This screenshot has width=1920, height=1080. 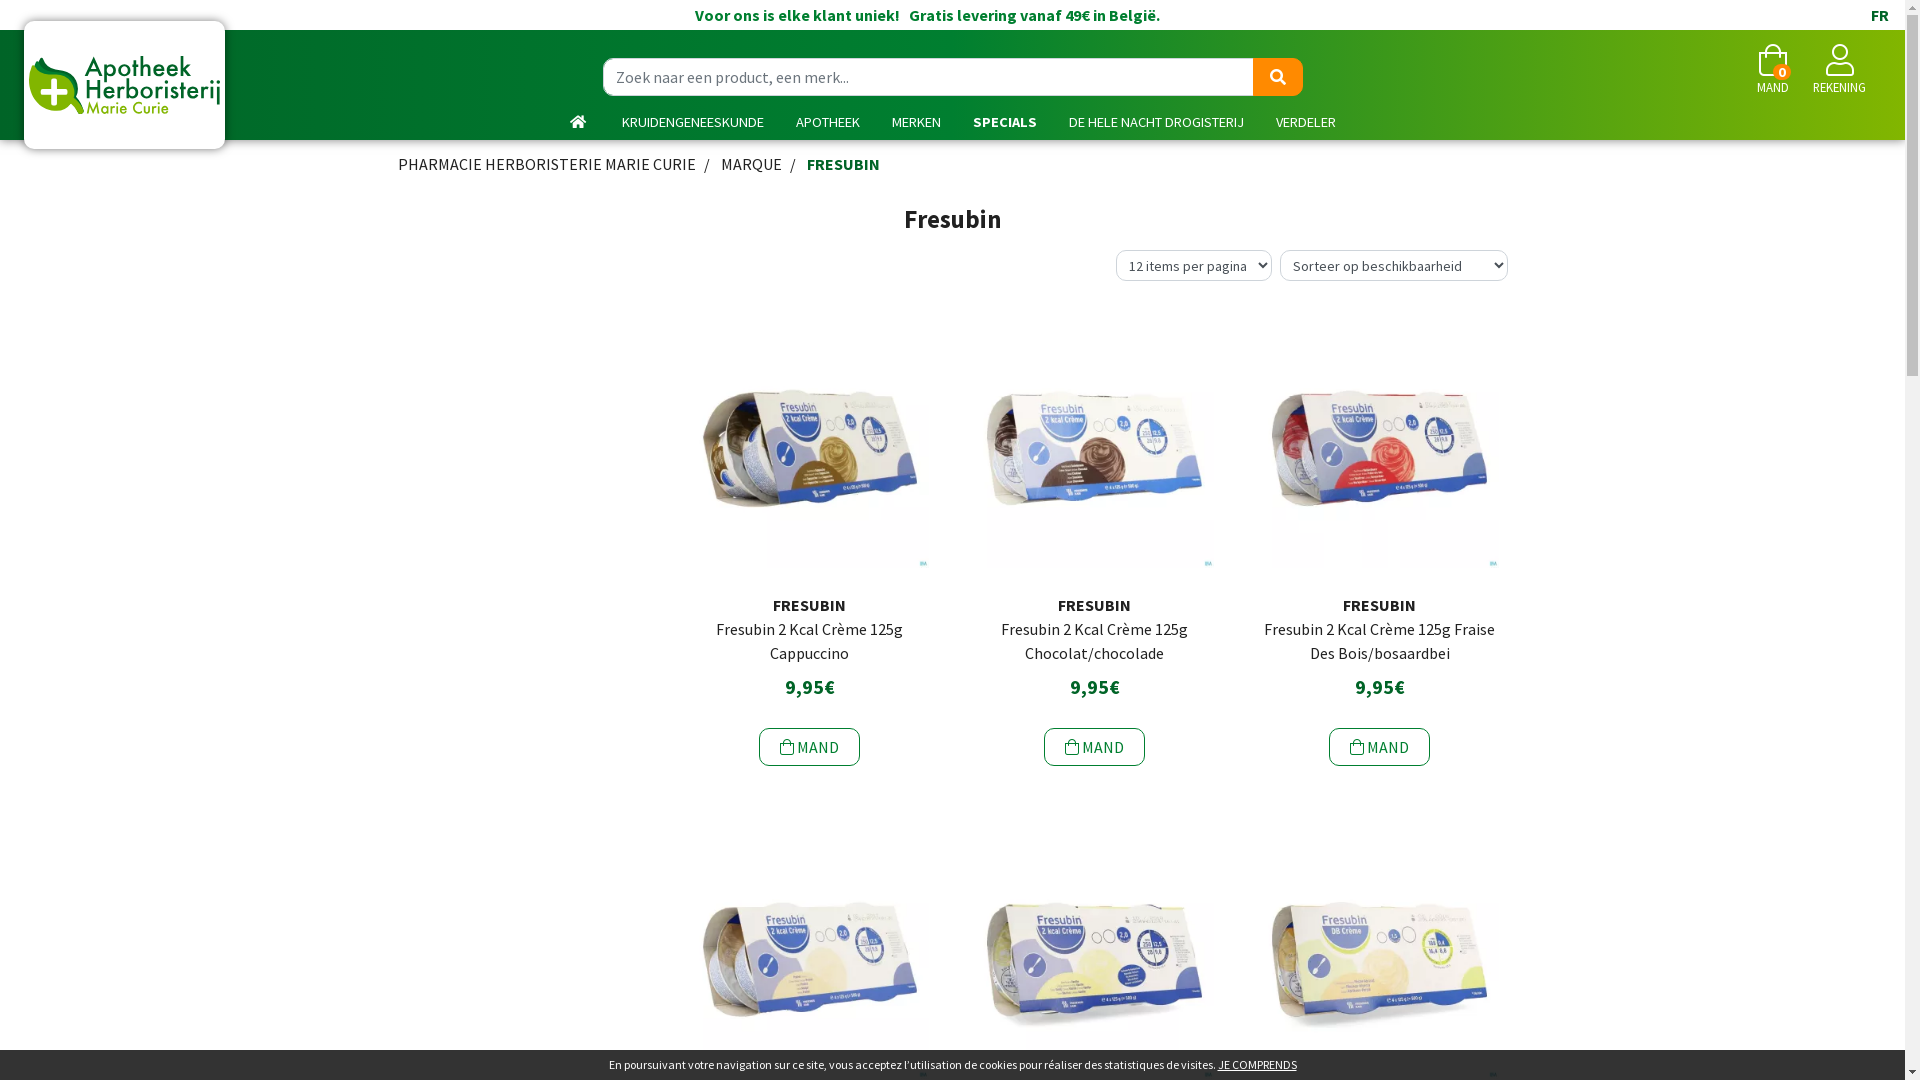 I want to click on 'PHARMACIE HERBORISTERIE MARIE CURIE', so click(x=547, y=163).